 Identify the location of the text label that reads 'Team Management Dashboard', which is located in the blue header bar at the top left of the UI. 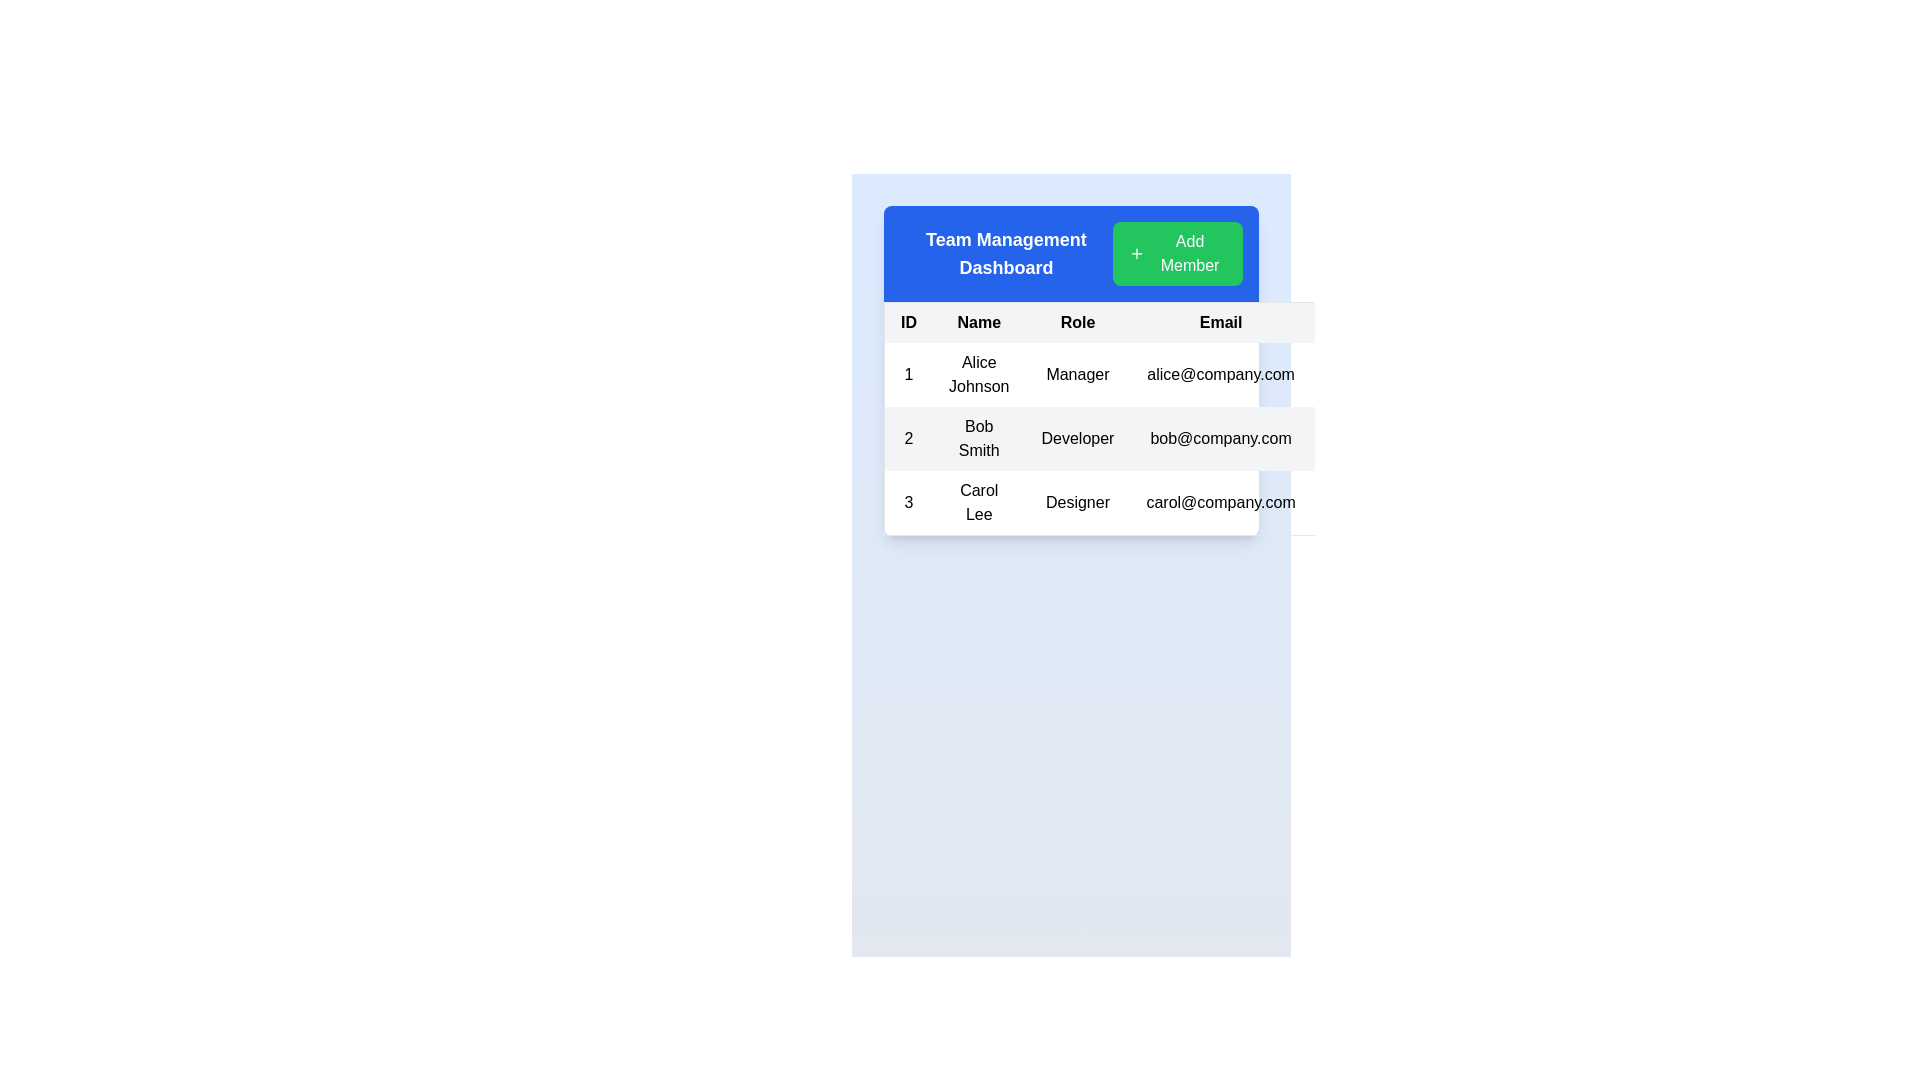
(1006, 253).